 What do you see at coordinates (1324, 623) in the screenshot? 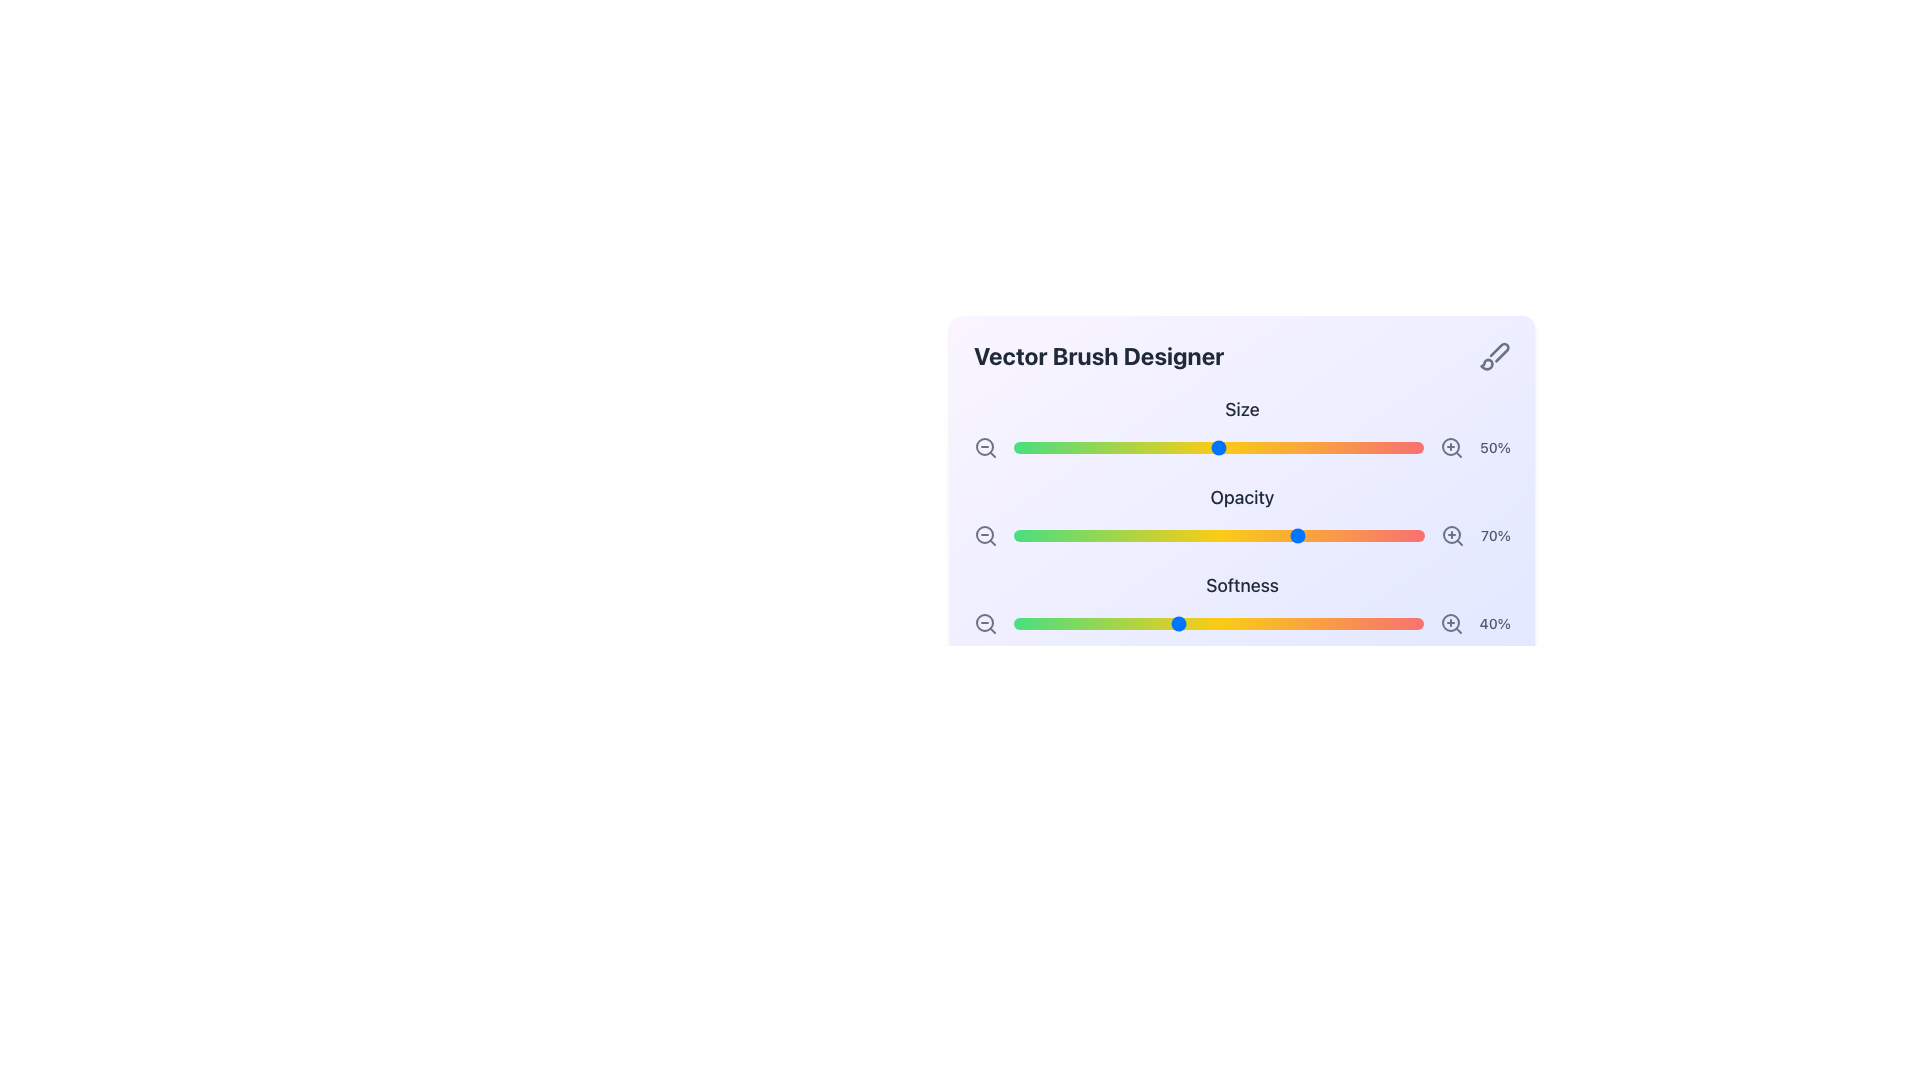
I see `the softness` at bounding box center [1324, 623].